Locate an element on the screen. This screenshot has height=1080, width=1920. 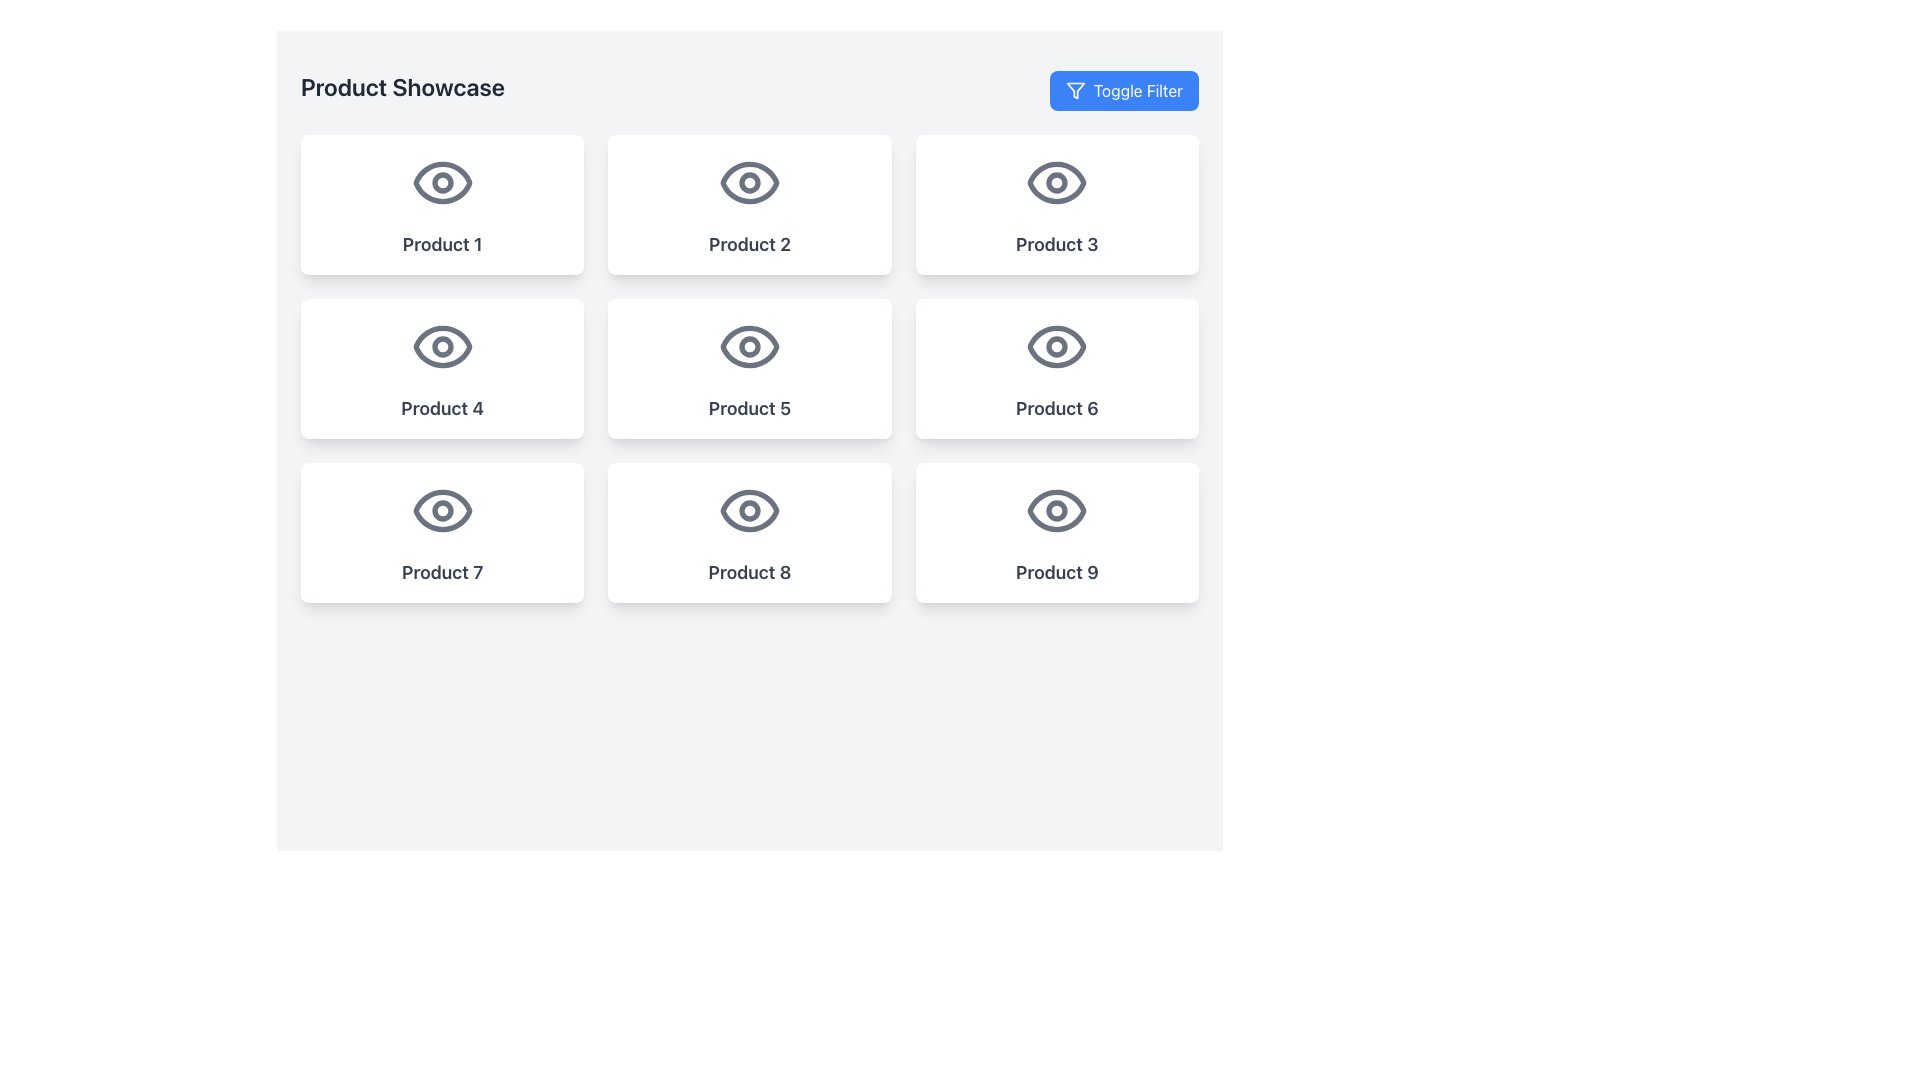
text 'Product 5' displayed in bold gray font at the bottom of the second card in the second row of a 3x3 grid layout is located at coordinates (748, 407).